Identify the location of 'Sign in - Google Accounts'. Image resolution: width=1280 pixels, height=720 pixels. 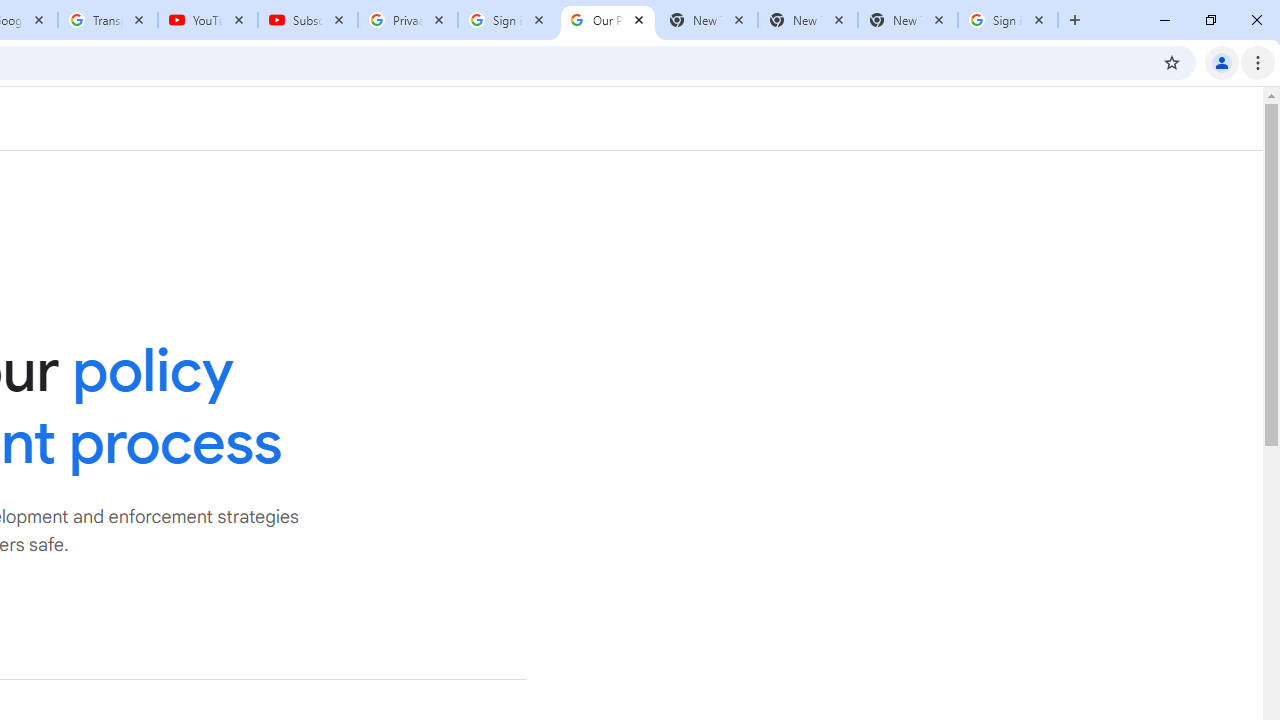
(508, 20).